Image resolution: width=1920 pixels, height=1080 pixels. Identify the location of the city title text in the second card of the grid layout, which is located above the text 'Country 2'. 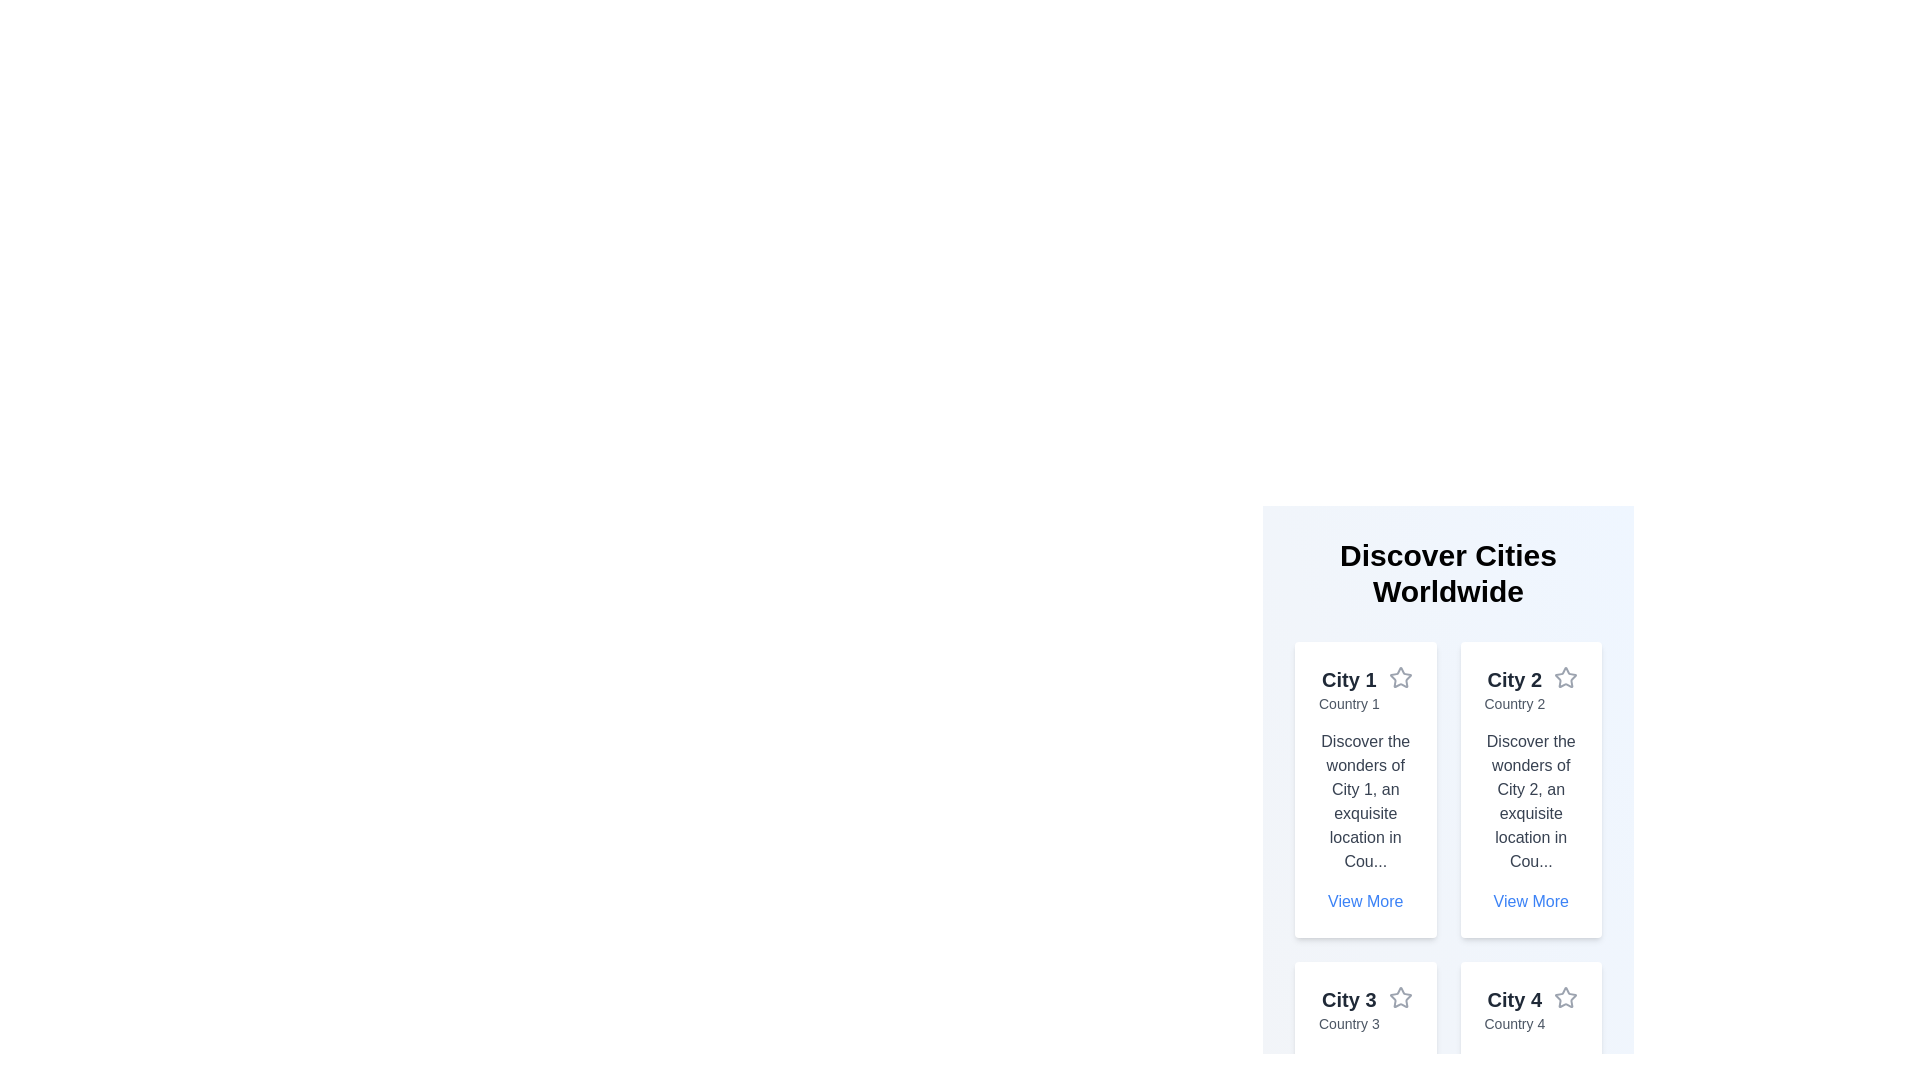
(1514, 678).